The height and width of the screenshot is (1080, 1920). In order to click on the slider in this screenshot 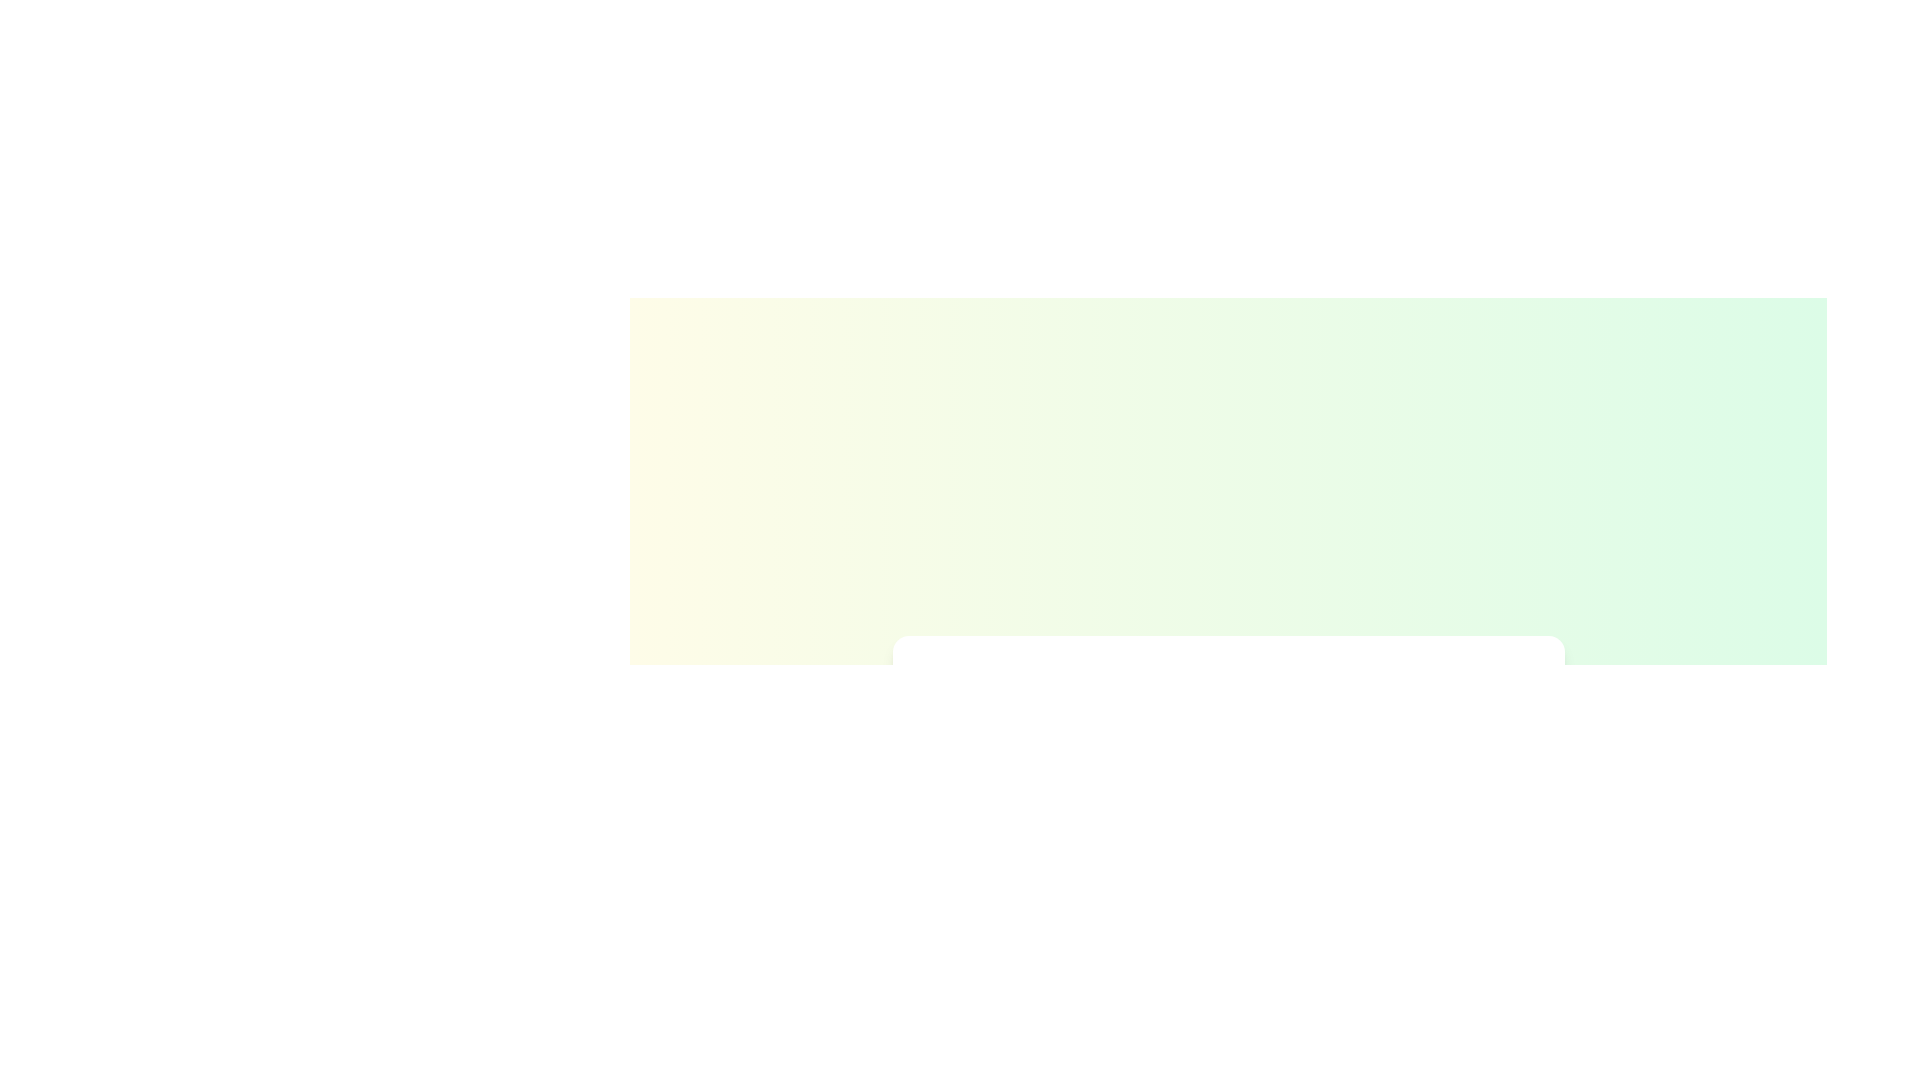, I will do `click(1395, 763)`.